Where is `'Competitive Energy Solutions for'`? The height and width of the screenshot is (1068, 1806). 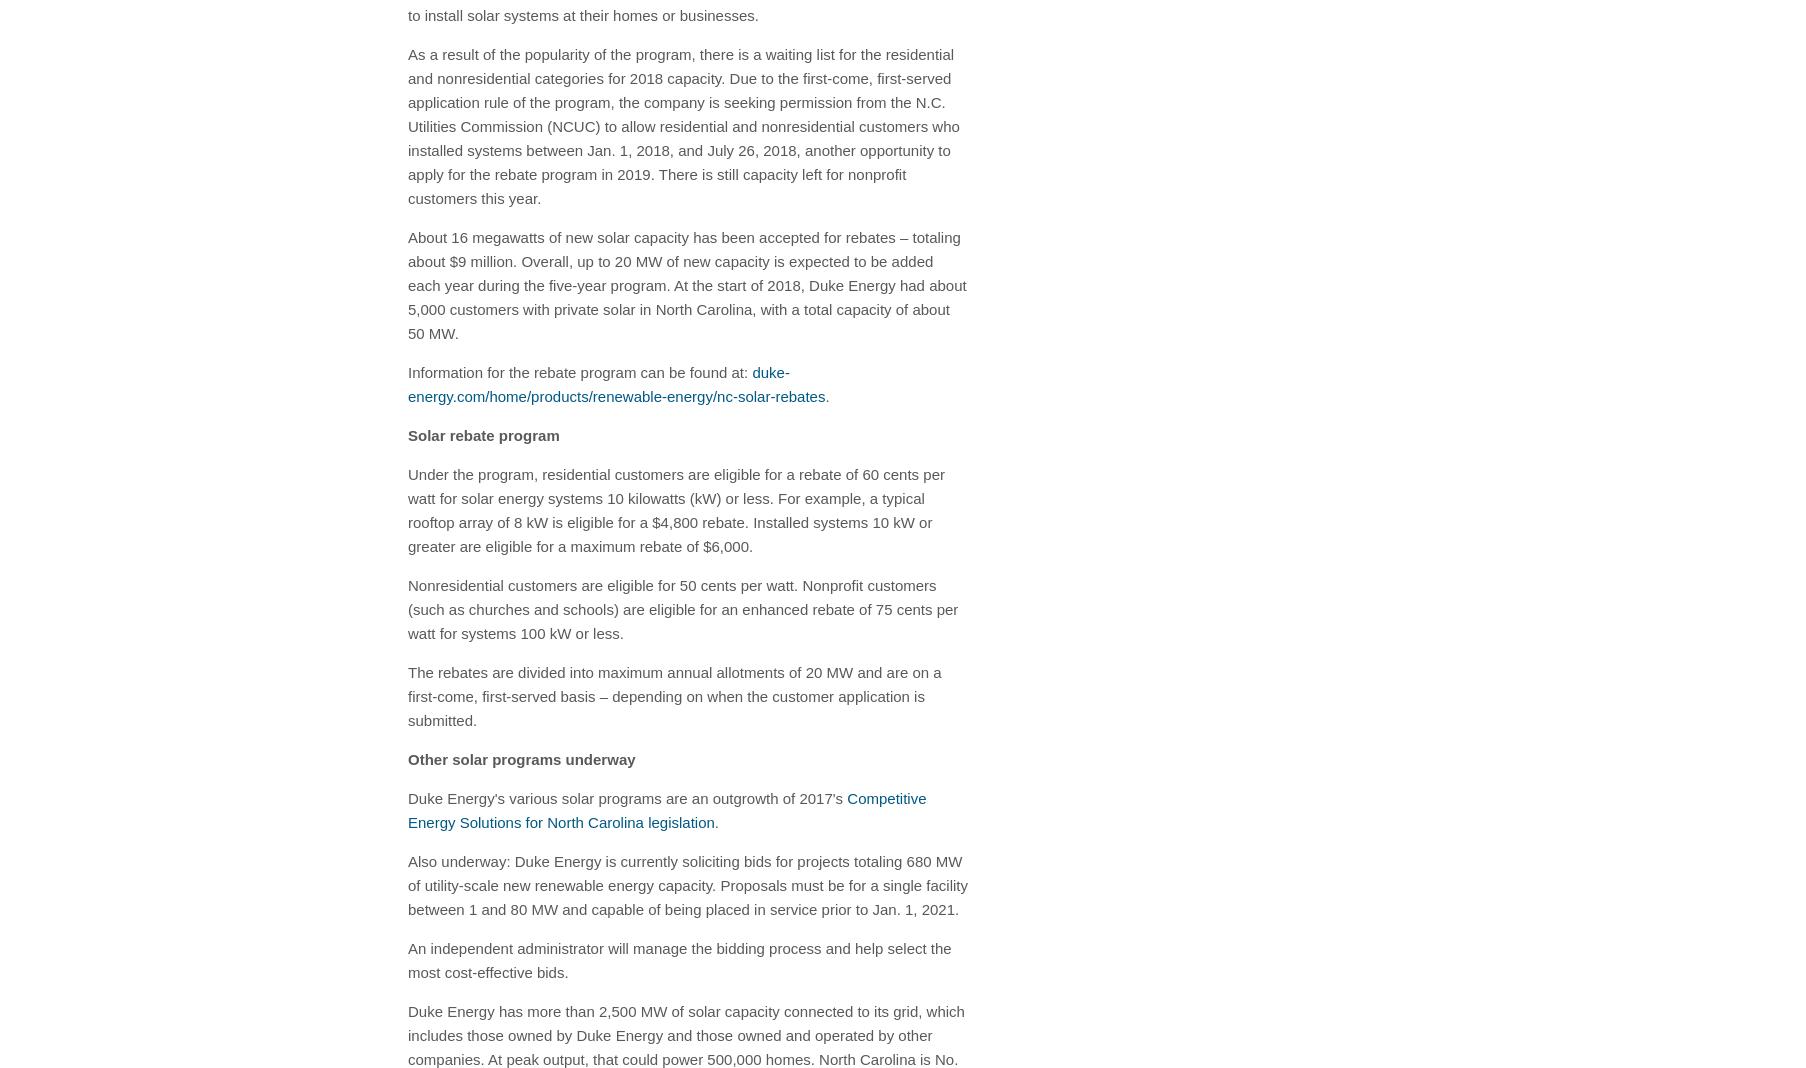
'Competitive Energy Solutions for' is located at coordinates (665, 808).